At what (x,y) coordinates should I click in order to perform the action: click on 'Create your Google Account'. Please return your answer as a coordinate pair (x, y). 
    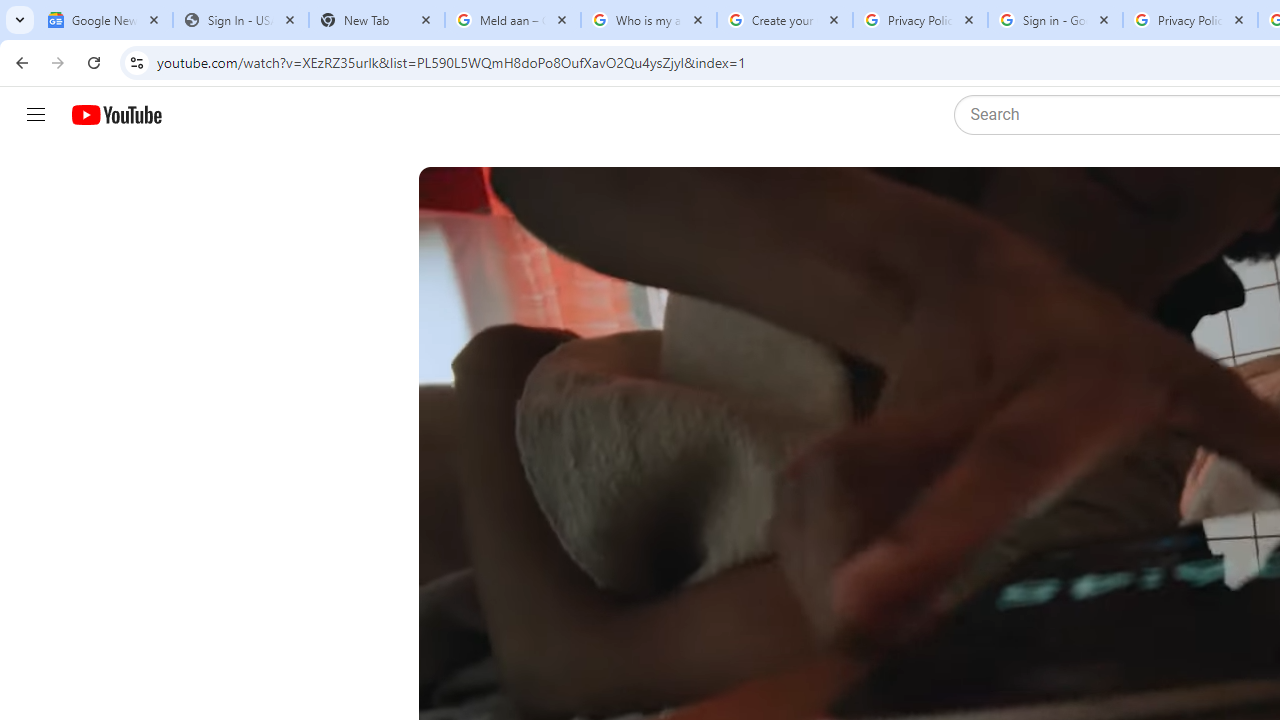
    Looking at the image, I should click on (783, 20).